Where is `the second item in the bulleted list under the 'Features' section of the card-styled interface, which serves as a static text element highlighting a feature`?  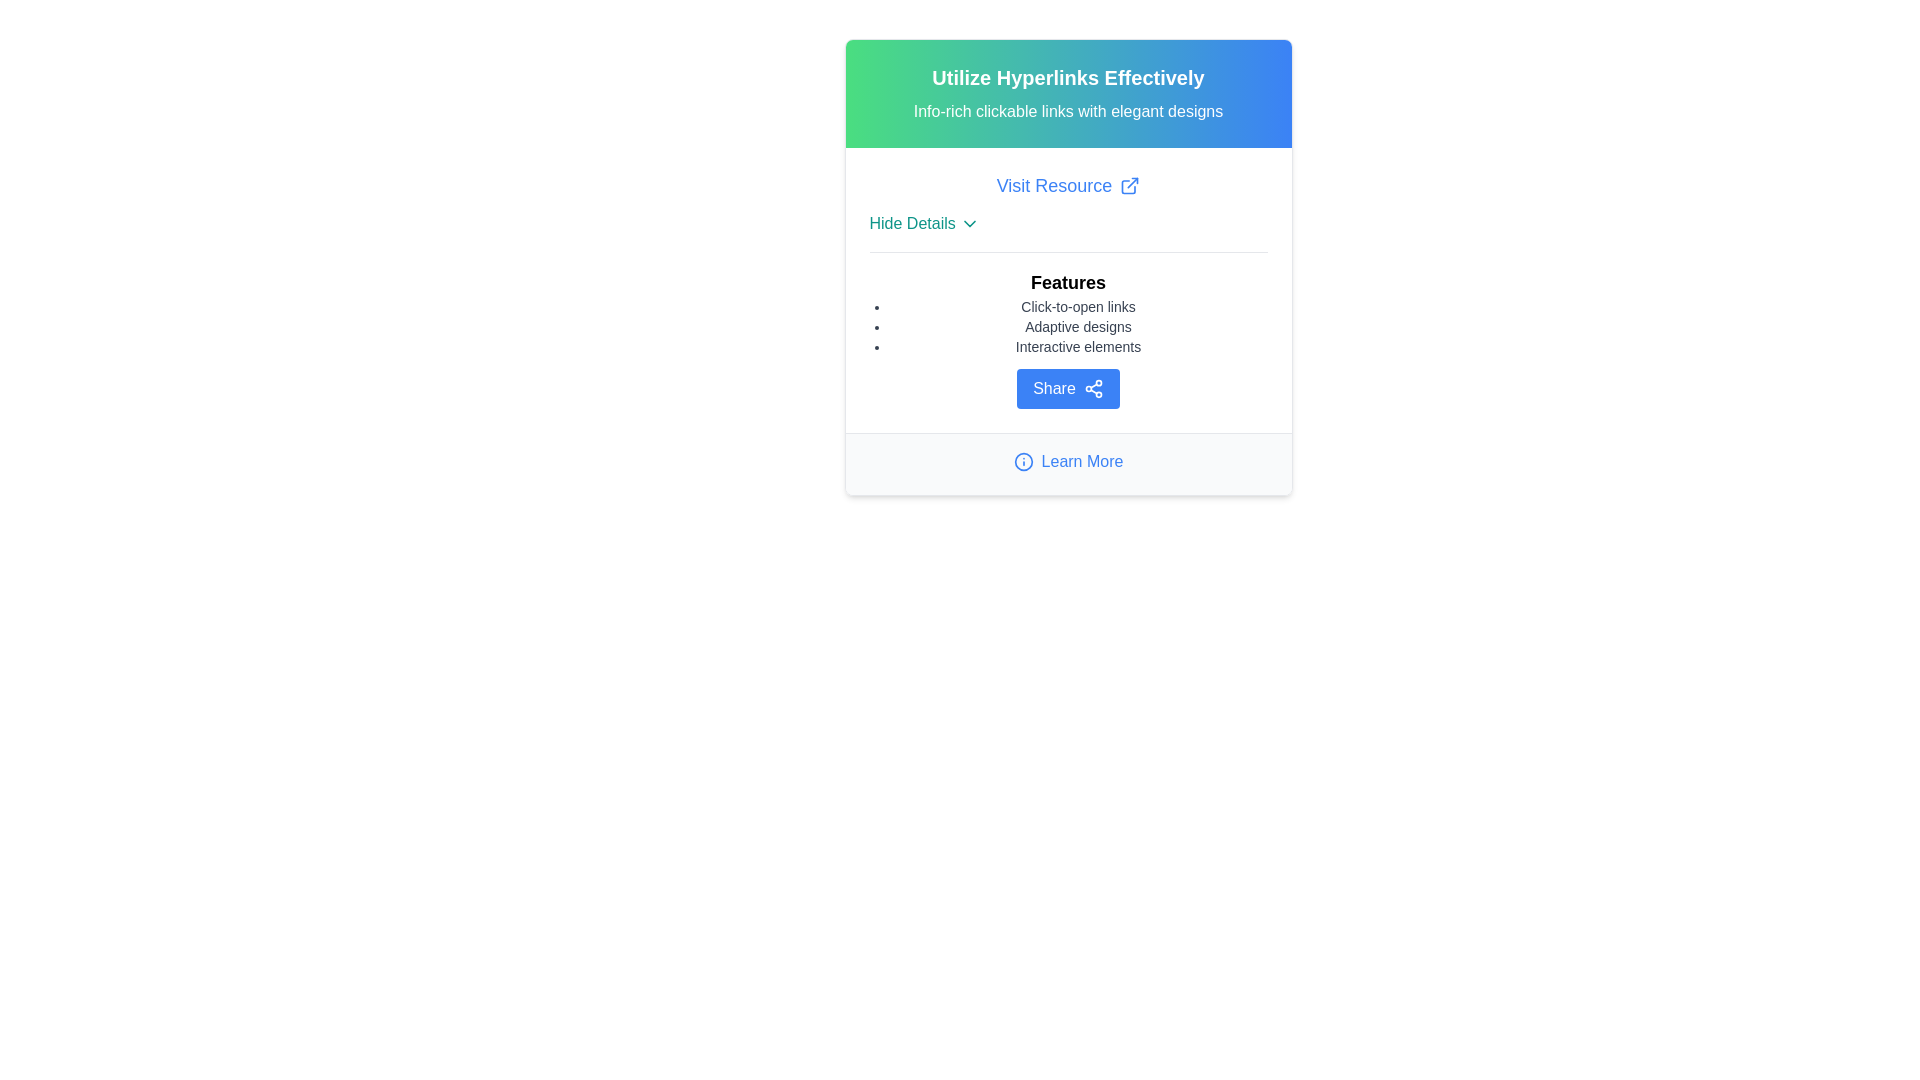
the second item in the bulleted list under the 'Features' section of the card-styled interface, which serves as a static text element highlighting a feature is located at coordinates (1077, 326).